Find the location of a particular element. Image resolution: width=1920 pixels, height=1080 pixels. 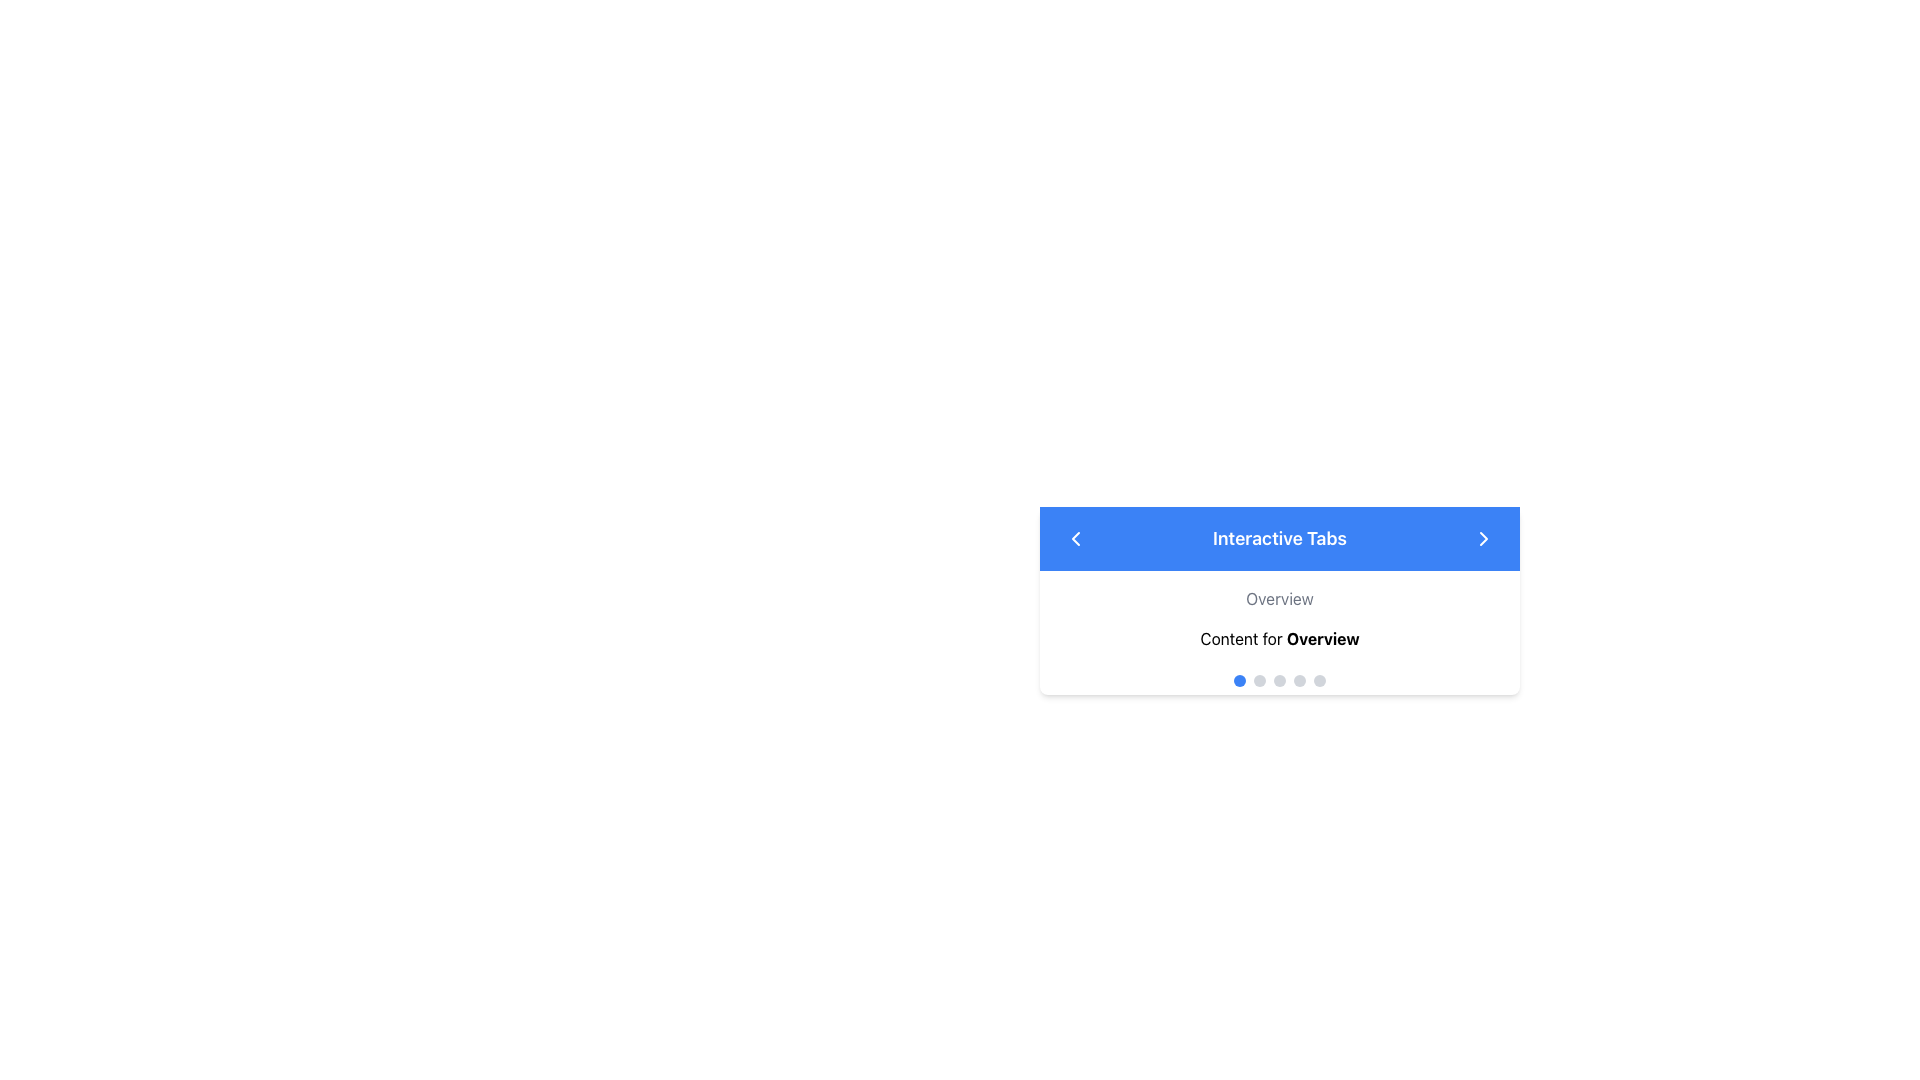

the third gray dot indicator located below the 'Content for Overview' text is located at coordinates (1280, 680).